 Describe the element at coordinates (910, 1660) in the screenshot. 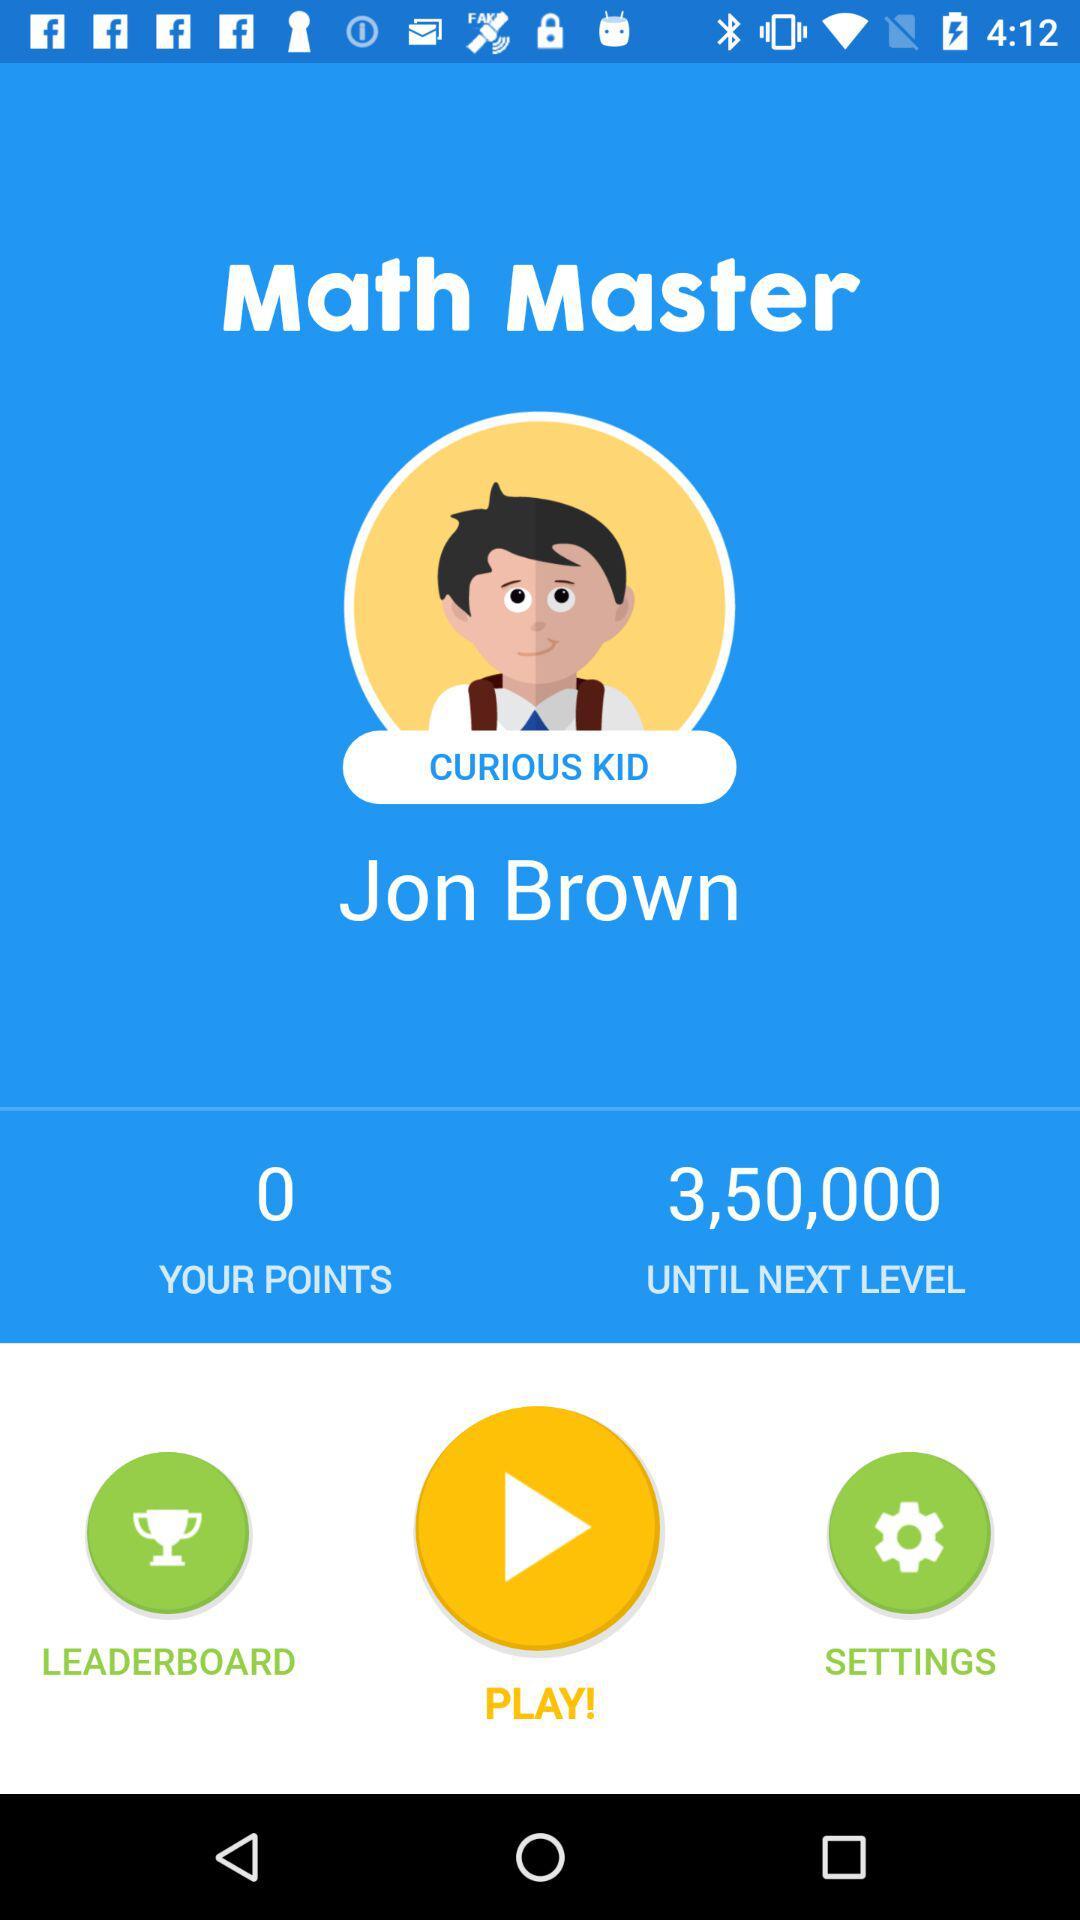

I see `the settings icon` at that location.